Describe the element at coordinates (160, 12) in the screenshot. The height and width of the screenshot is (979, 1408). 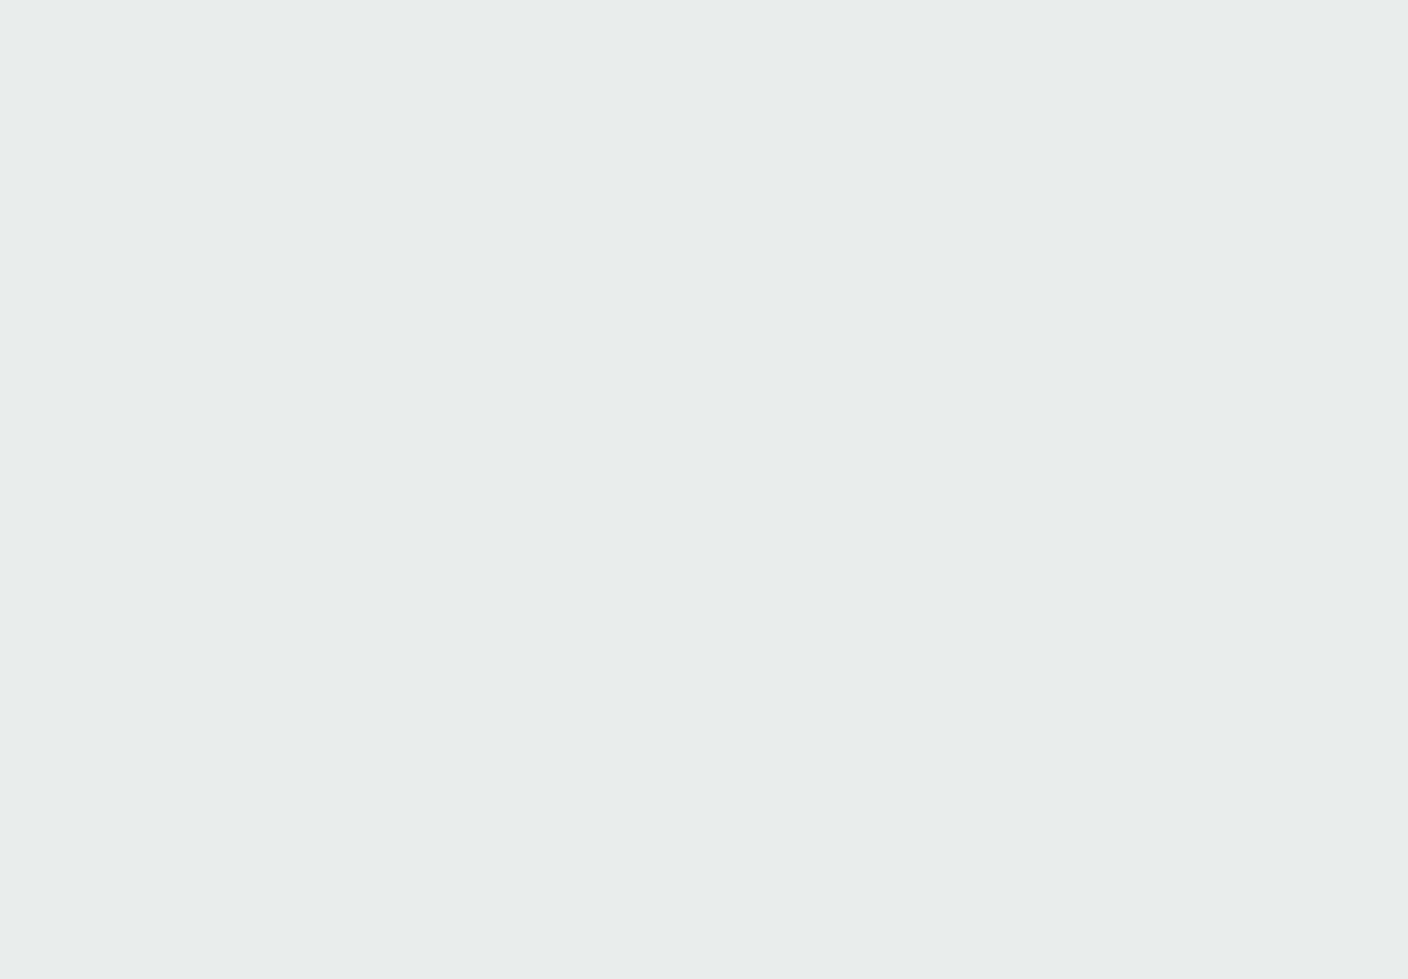
I see `'Older Post'` at that location.